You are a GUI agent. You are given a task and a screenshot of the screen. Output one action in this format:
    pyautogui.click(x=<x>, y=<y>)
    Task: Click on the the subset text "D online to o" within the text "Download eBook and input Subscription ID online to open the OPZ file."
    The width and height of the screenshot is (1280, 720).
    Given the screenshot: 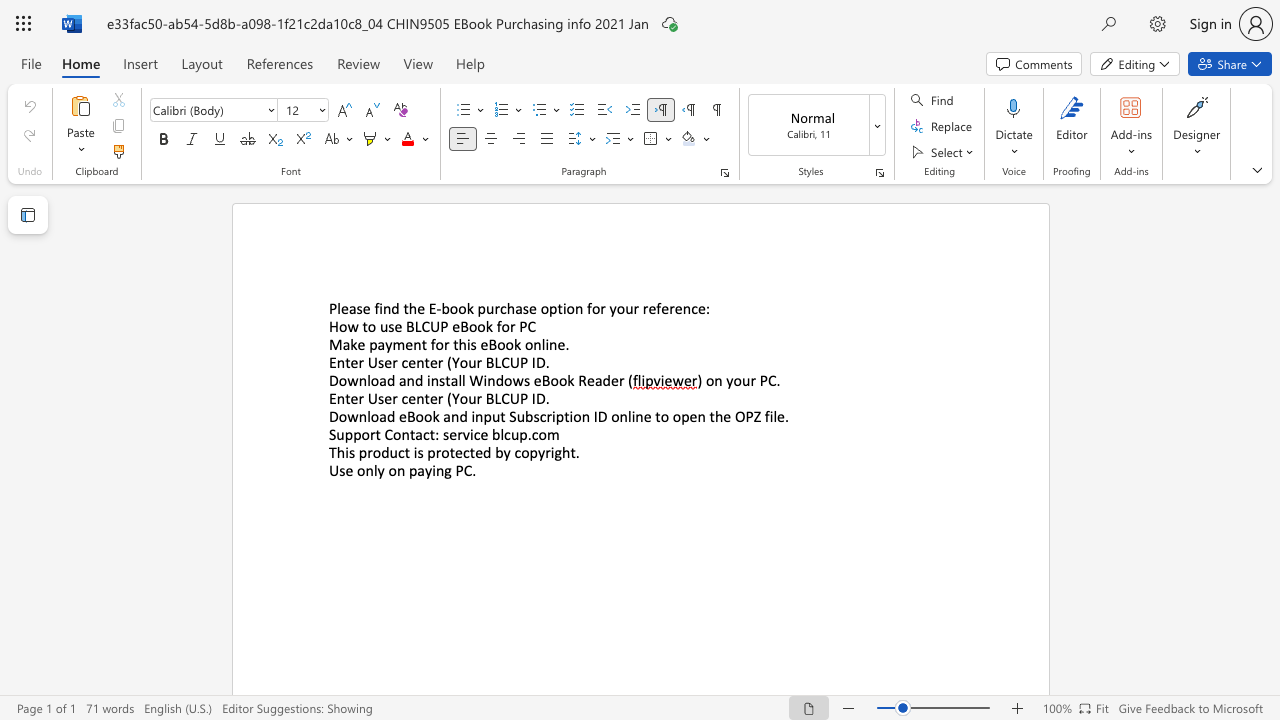 What is the action you would take?
    pyautogui.click(x=596, y=415)
    